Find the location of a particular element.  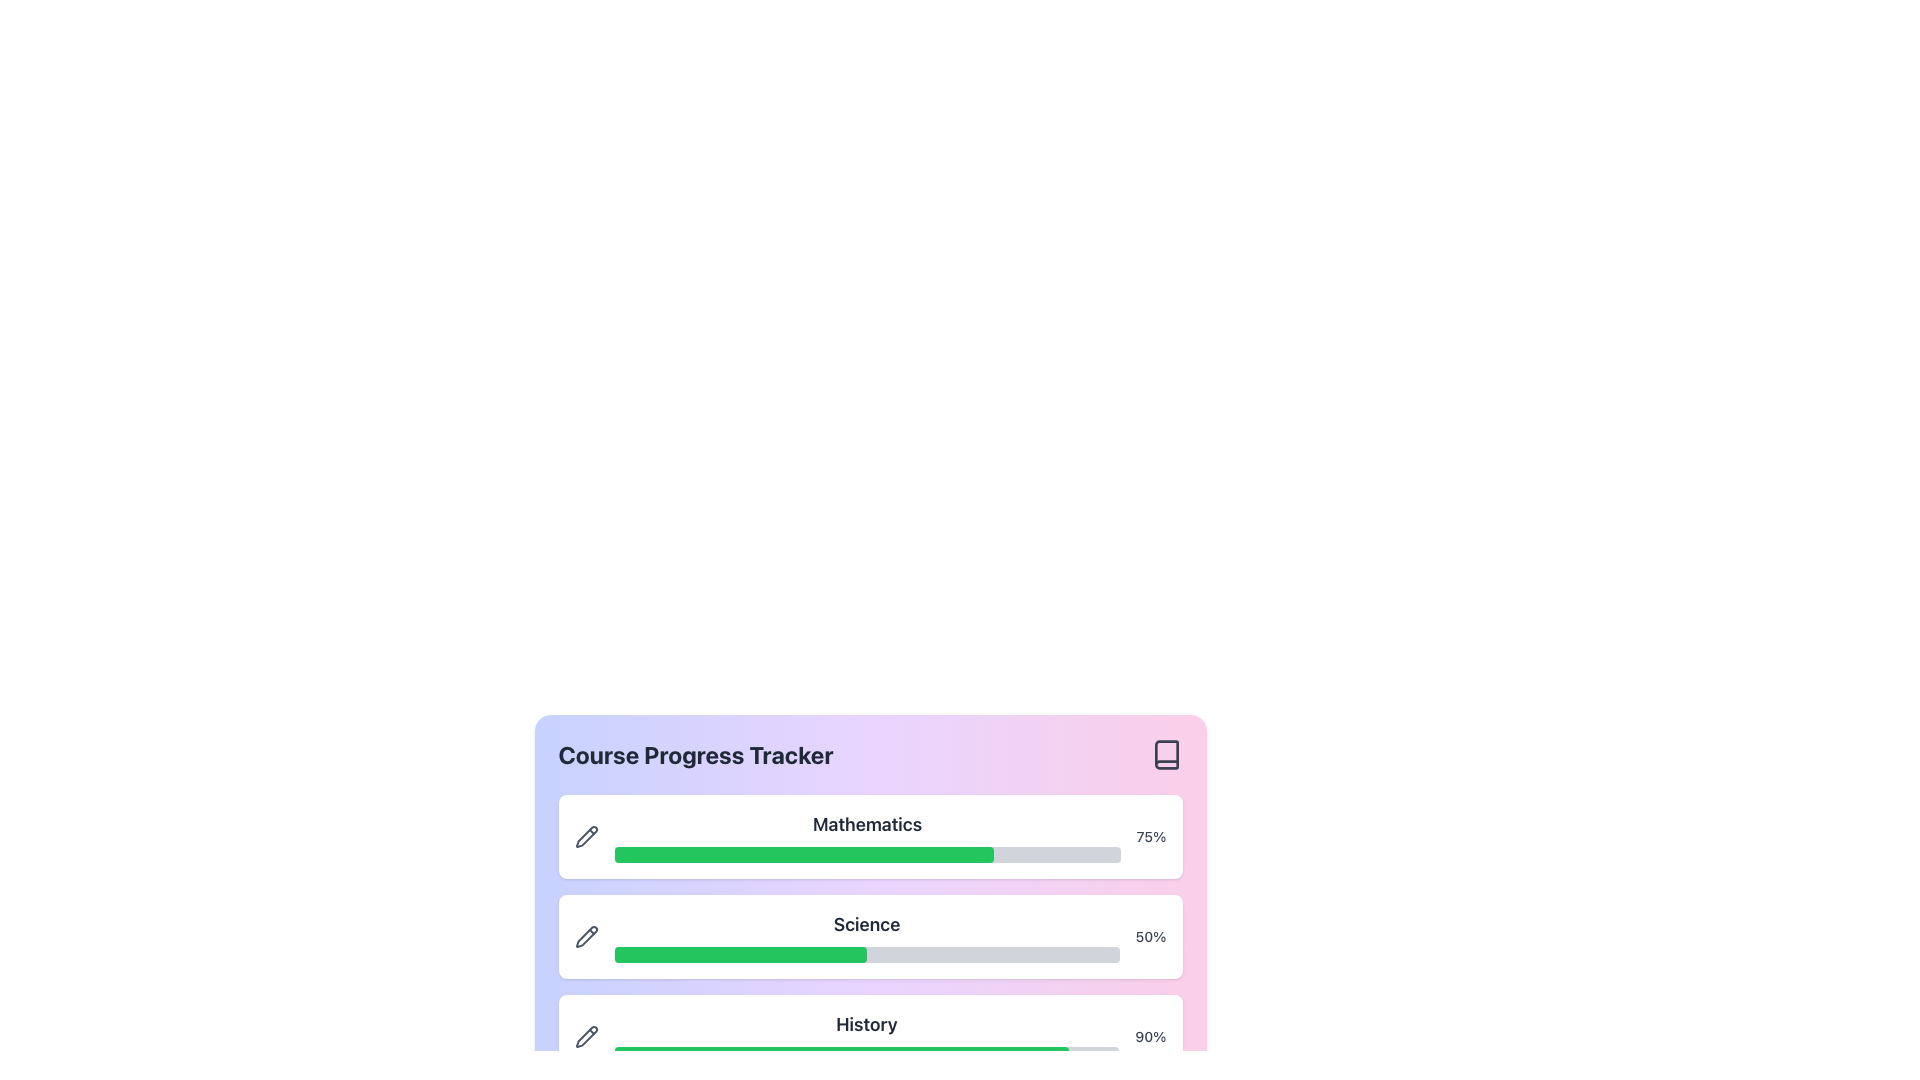

the book-like icon with a grayish hue located at the top-right corner of the 'Course Progress Tracker' section, next to the bold text header is located at coordinates (1166, 755).